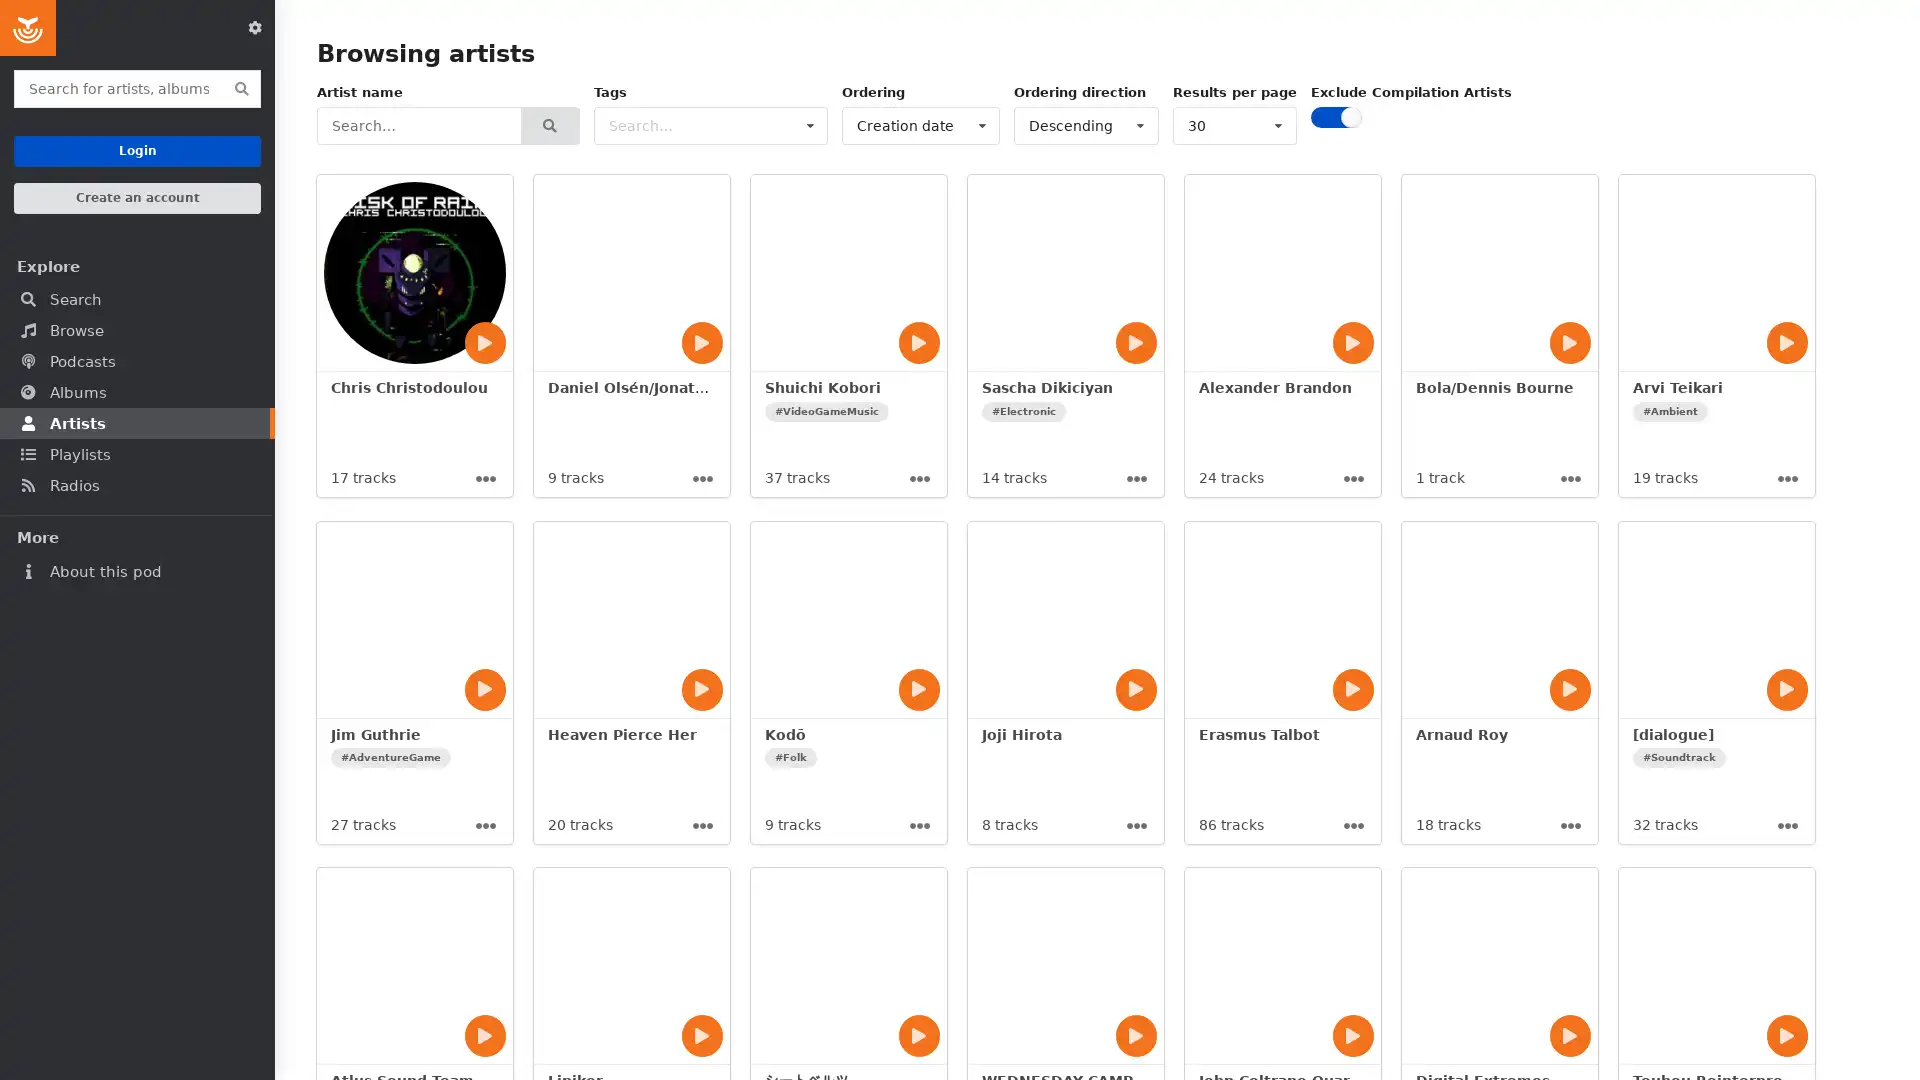  Describe the element at coordinates (917, 1035) in the screenshot. I see `Play artist` at that location.